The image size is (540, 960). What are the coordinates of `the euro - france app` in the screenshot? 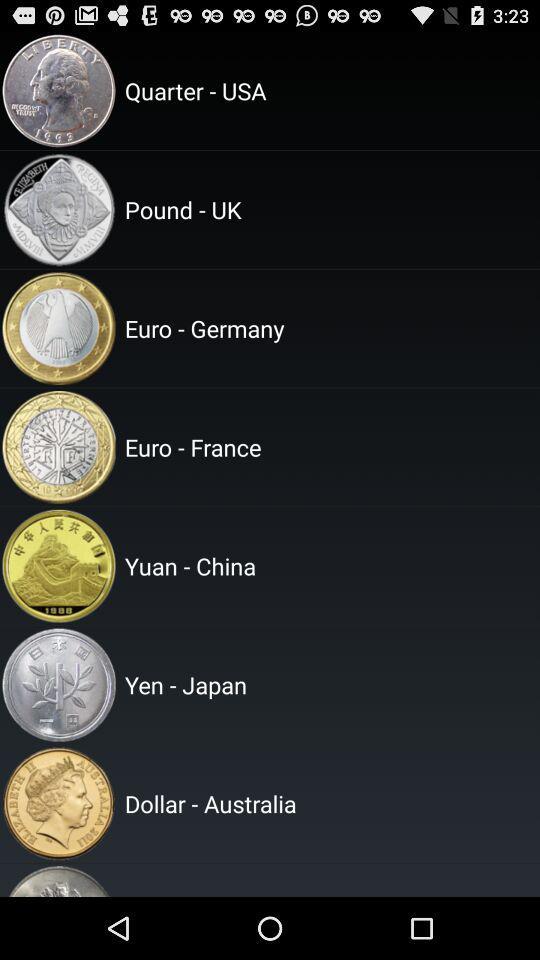 It's located at (329, 447).